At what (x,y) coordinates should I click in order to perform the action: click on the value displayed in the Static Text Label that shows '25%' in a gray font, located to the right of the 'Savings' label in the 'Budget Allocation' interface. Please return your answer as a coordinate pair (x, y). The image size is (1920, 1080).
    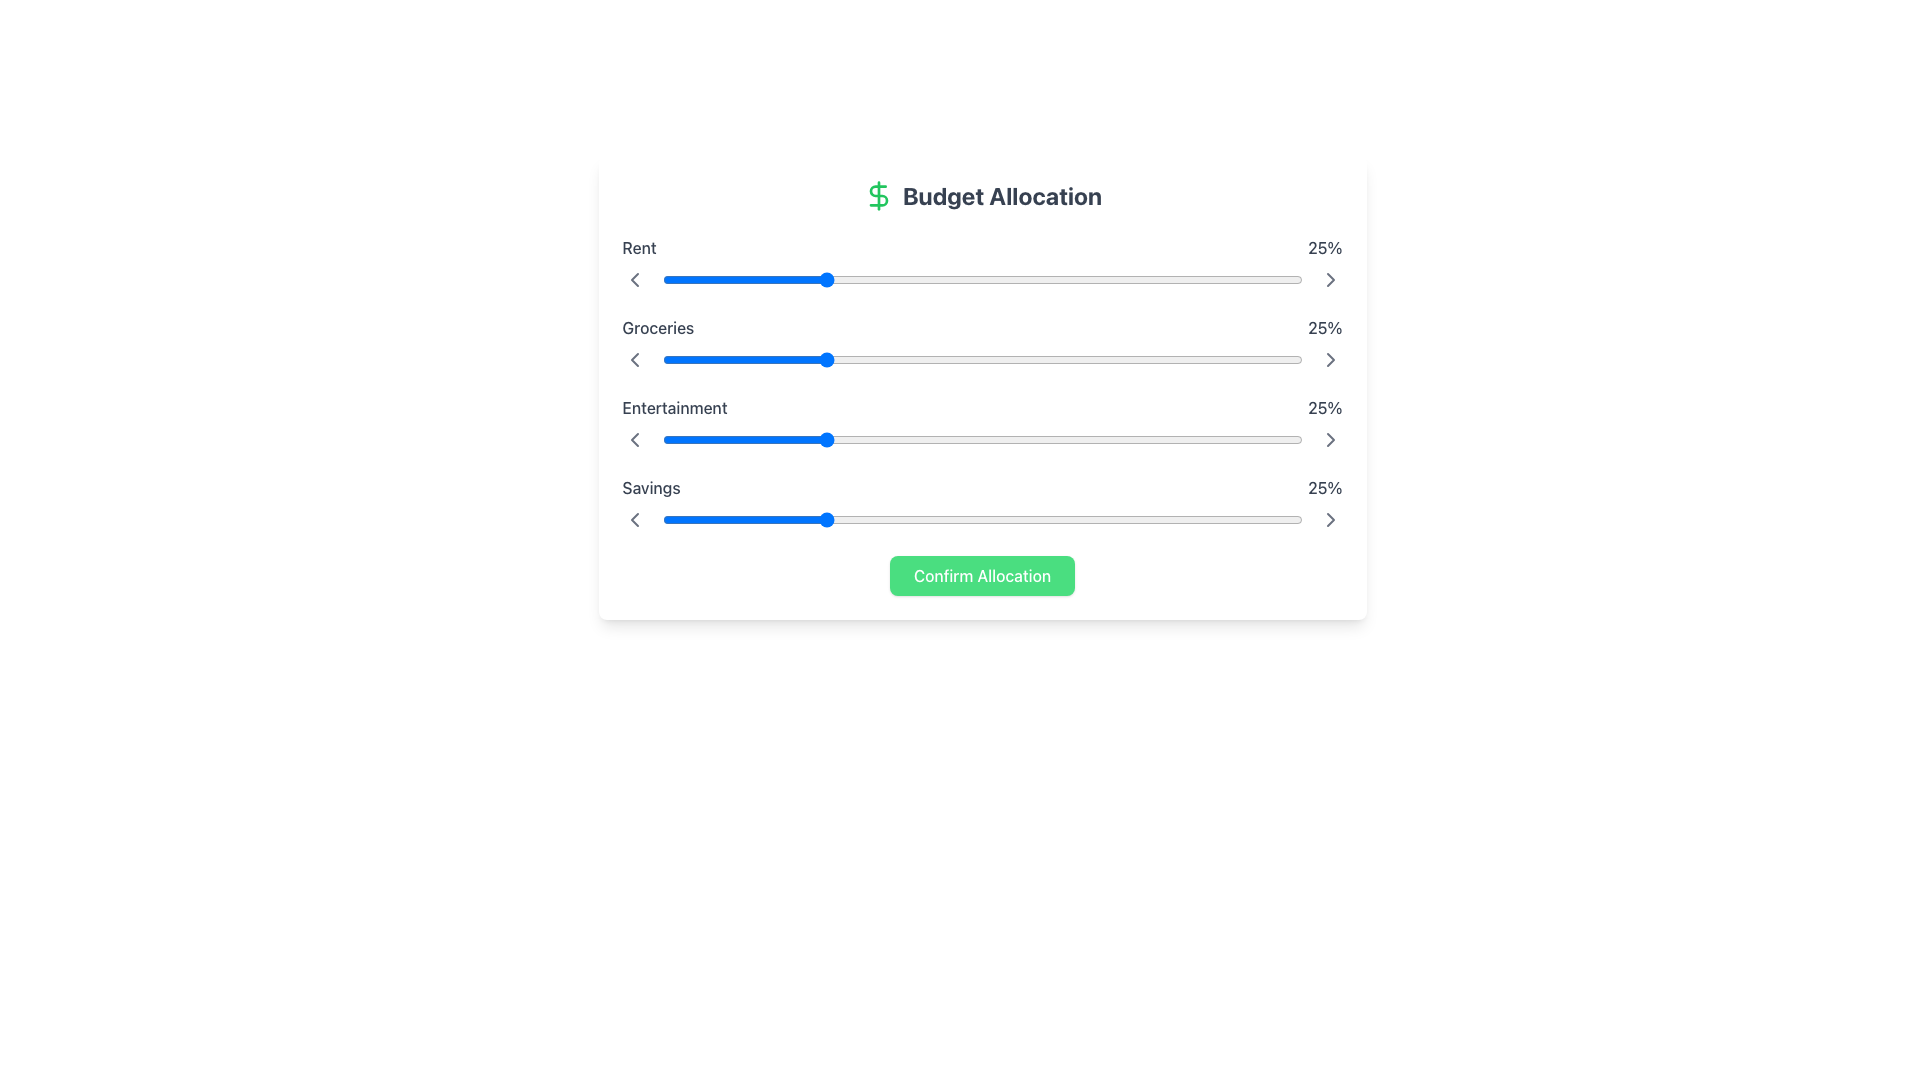
    Looking at the image, I should click on (1325, 488).